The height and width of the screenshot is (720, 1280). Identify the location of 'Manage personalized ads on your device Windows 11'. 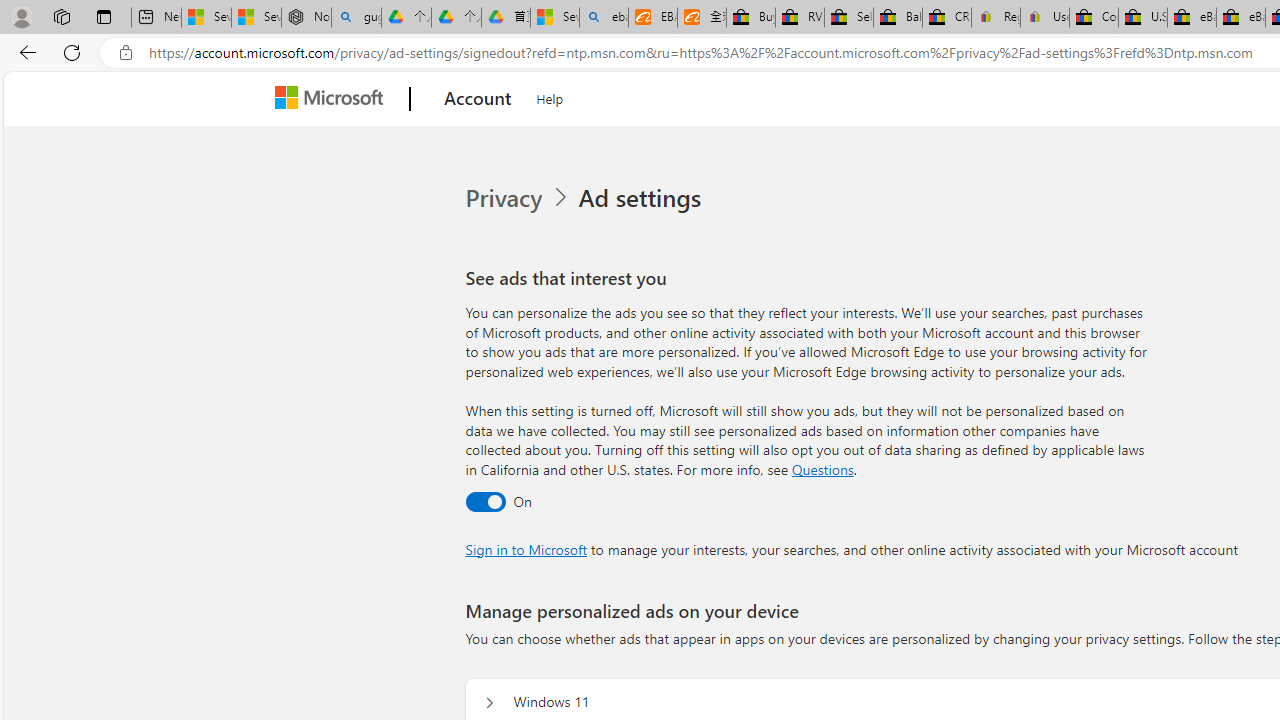
(489, 702).